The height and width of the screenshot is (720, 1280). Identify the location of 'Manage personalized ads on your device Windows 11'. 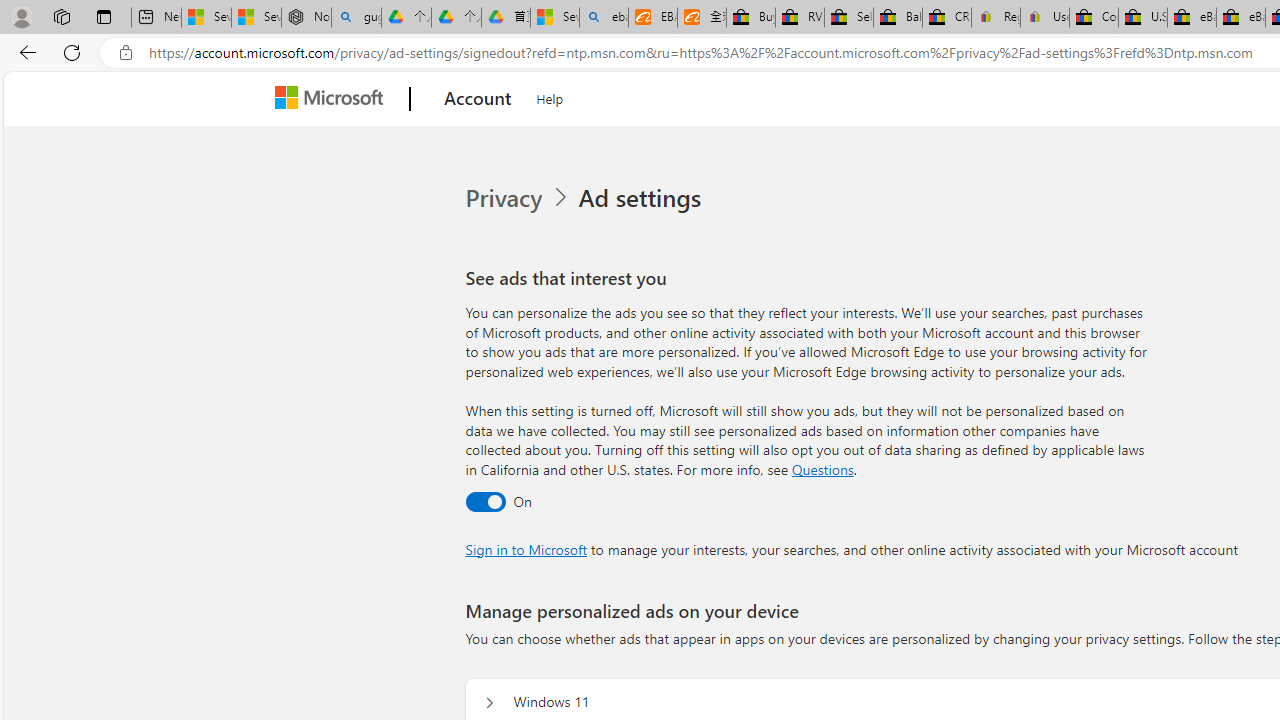
(489, 702).